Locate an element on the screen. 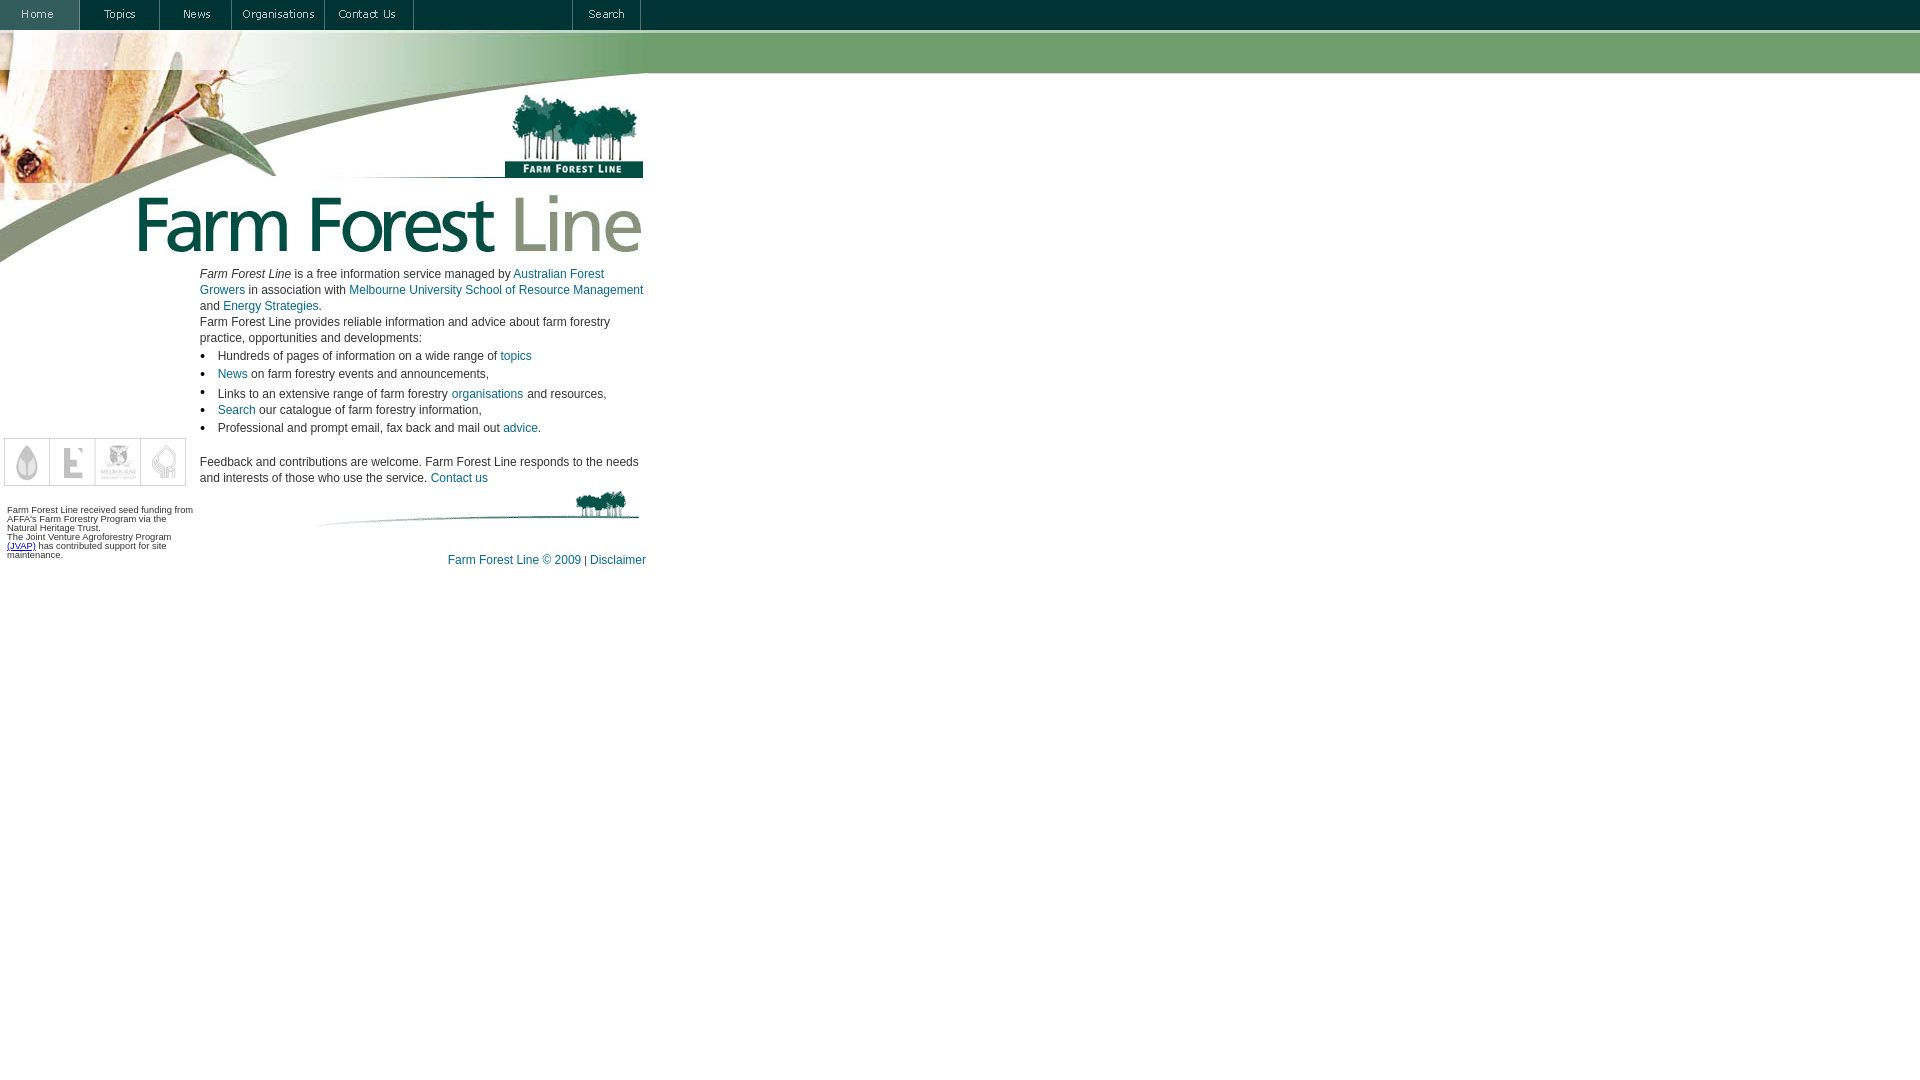 The width and height of the screenshot is (1920, 1080). 'Contact us' is located at coordinates (458, 478).